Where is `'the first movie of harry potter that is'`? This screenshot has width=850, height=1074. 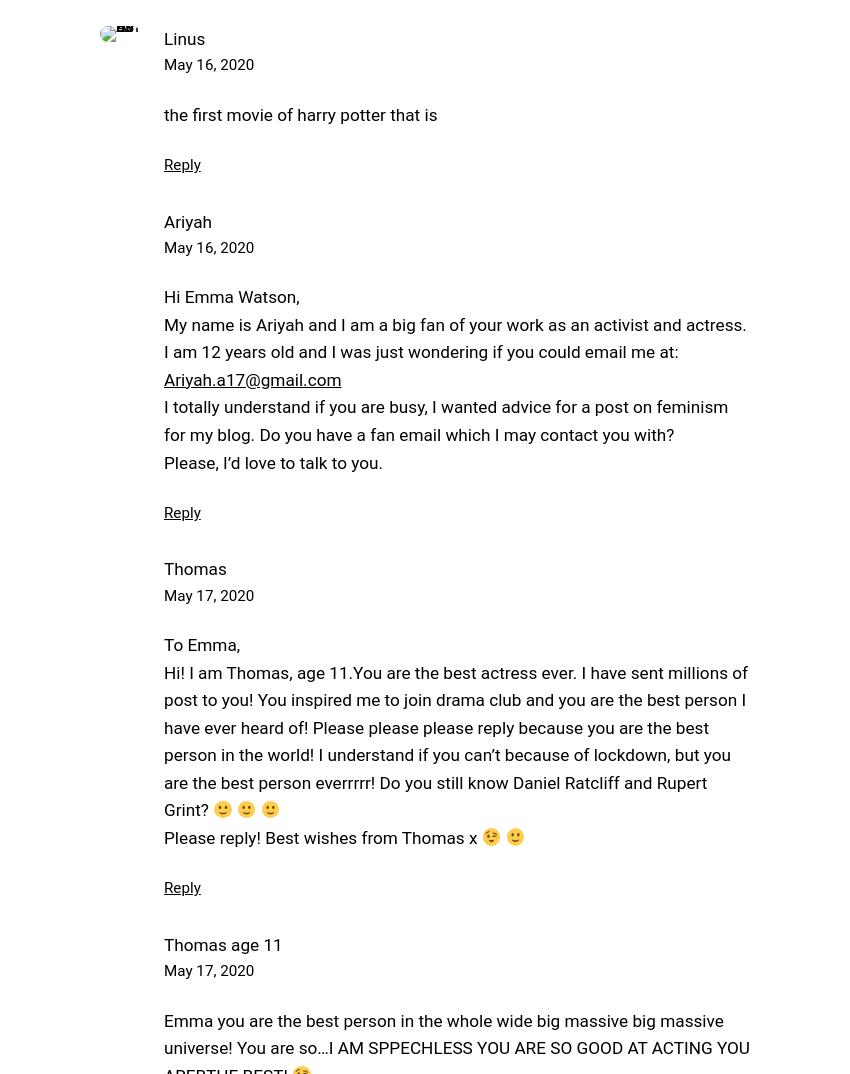
'the first movie of harry potter that is' is located at coordinates (300, 112).